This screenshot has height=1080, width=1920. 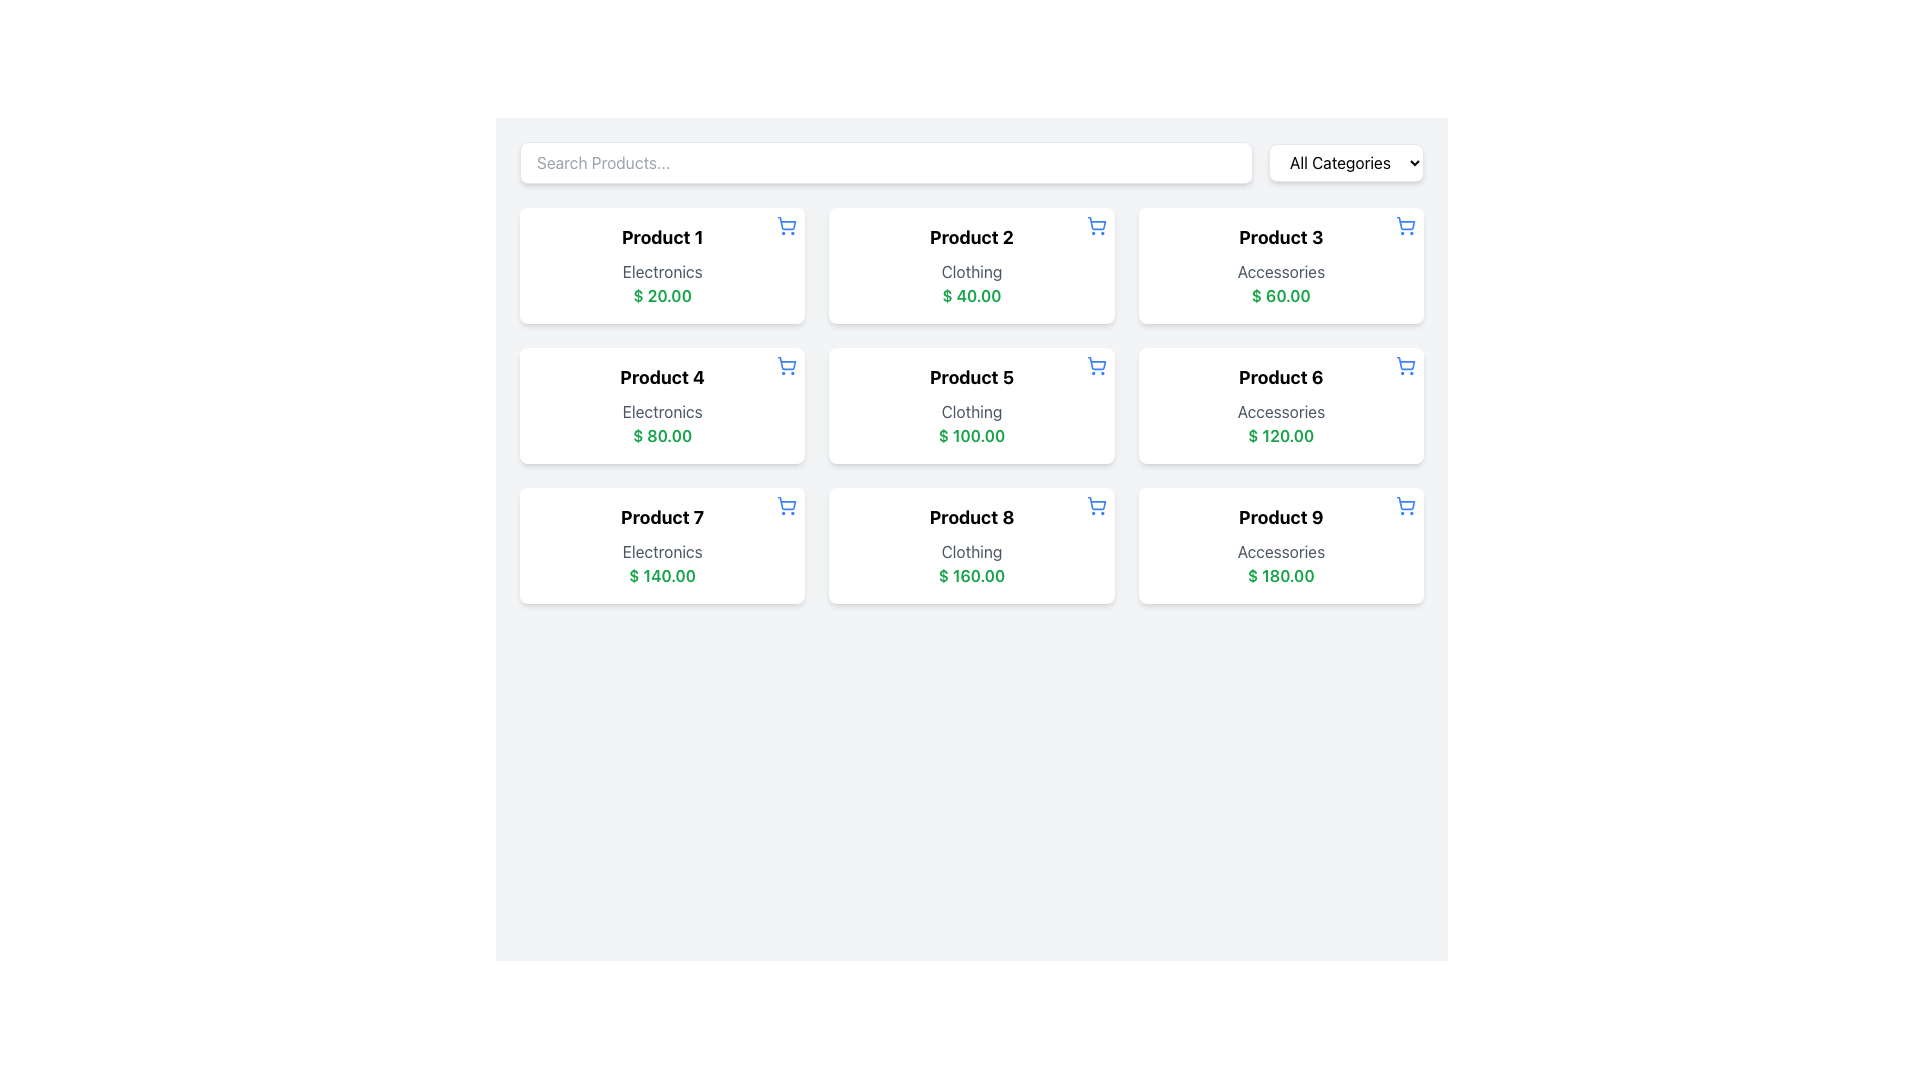 What do you see at coordinates (662, 516) in the screenshot?
I see `the bold text label displaying 'Product 7'` at bounding box center [662, 516].